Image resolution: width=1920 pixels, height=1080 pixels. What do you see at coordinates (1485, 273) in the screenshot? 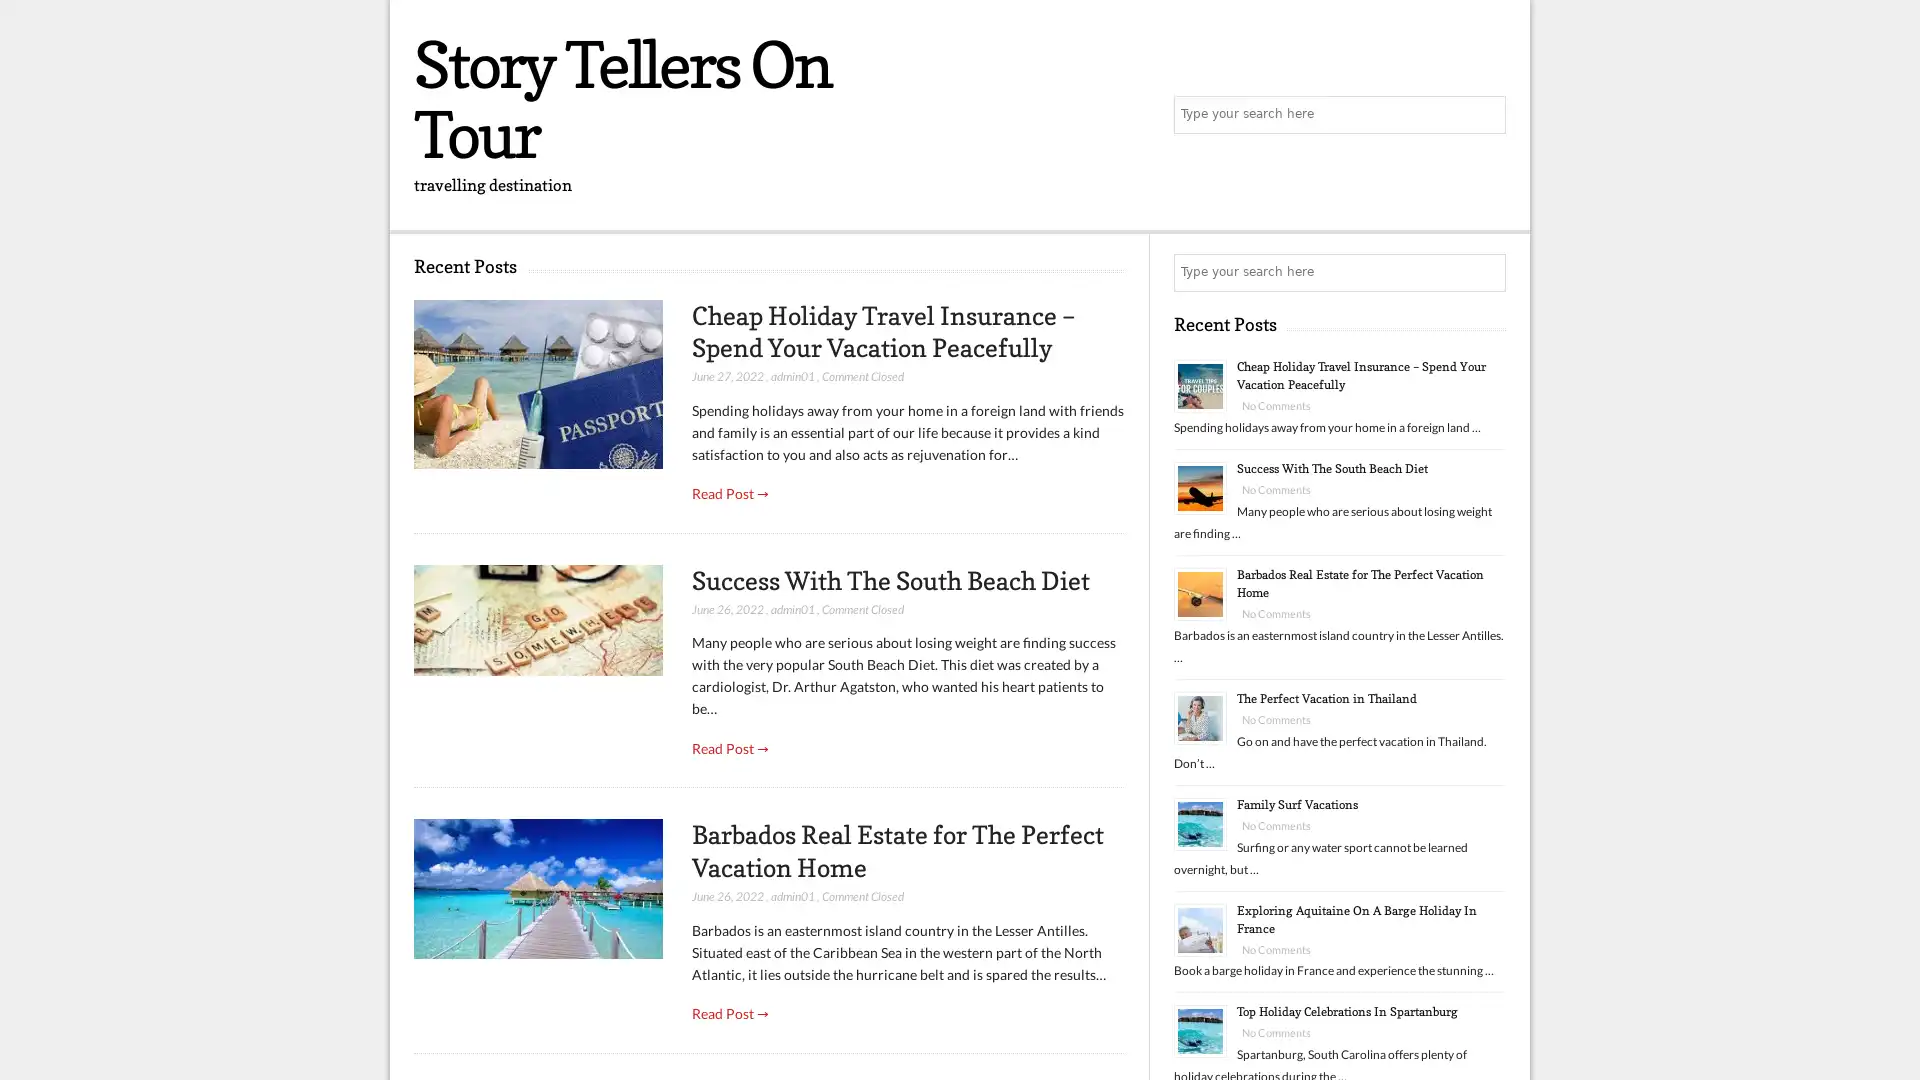
I see `Search` at bounding box center [1485, 273].